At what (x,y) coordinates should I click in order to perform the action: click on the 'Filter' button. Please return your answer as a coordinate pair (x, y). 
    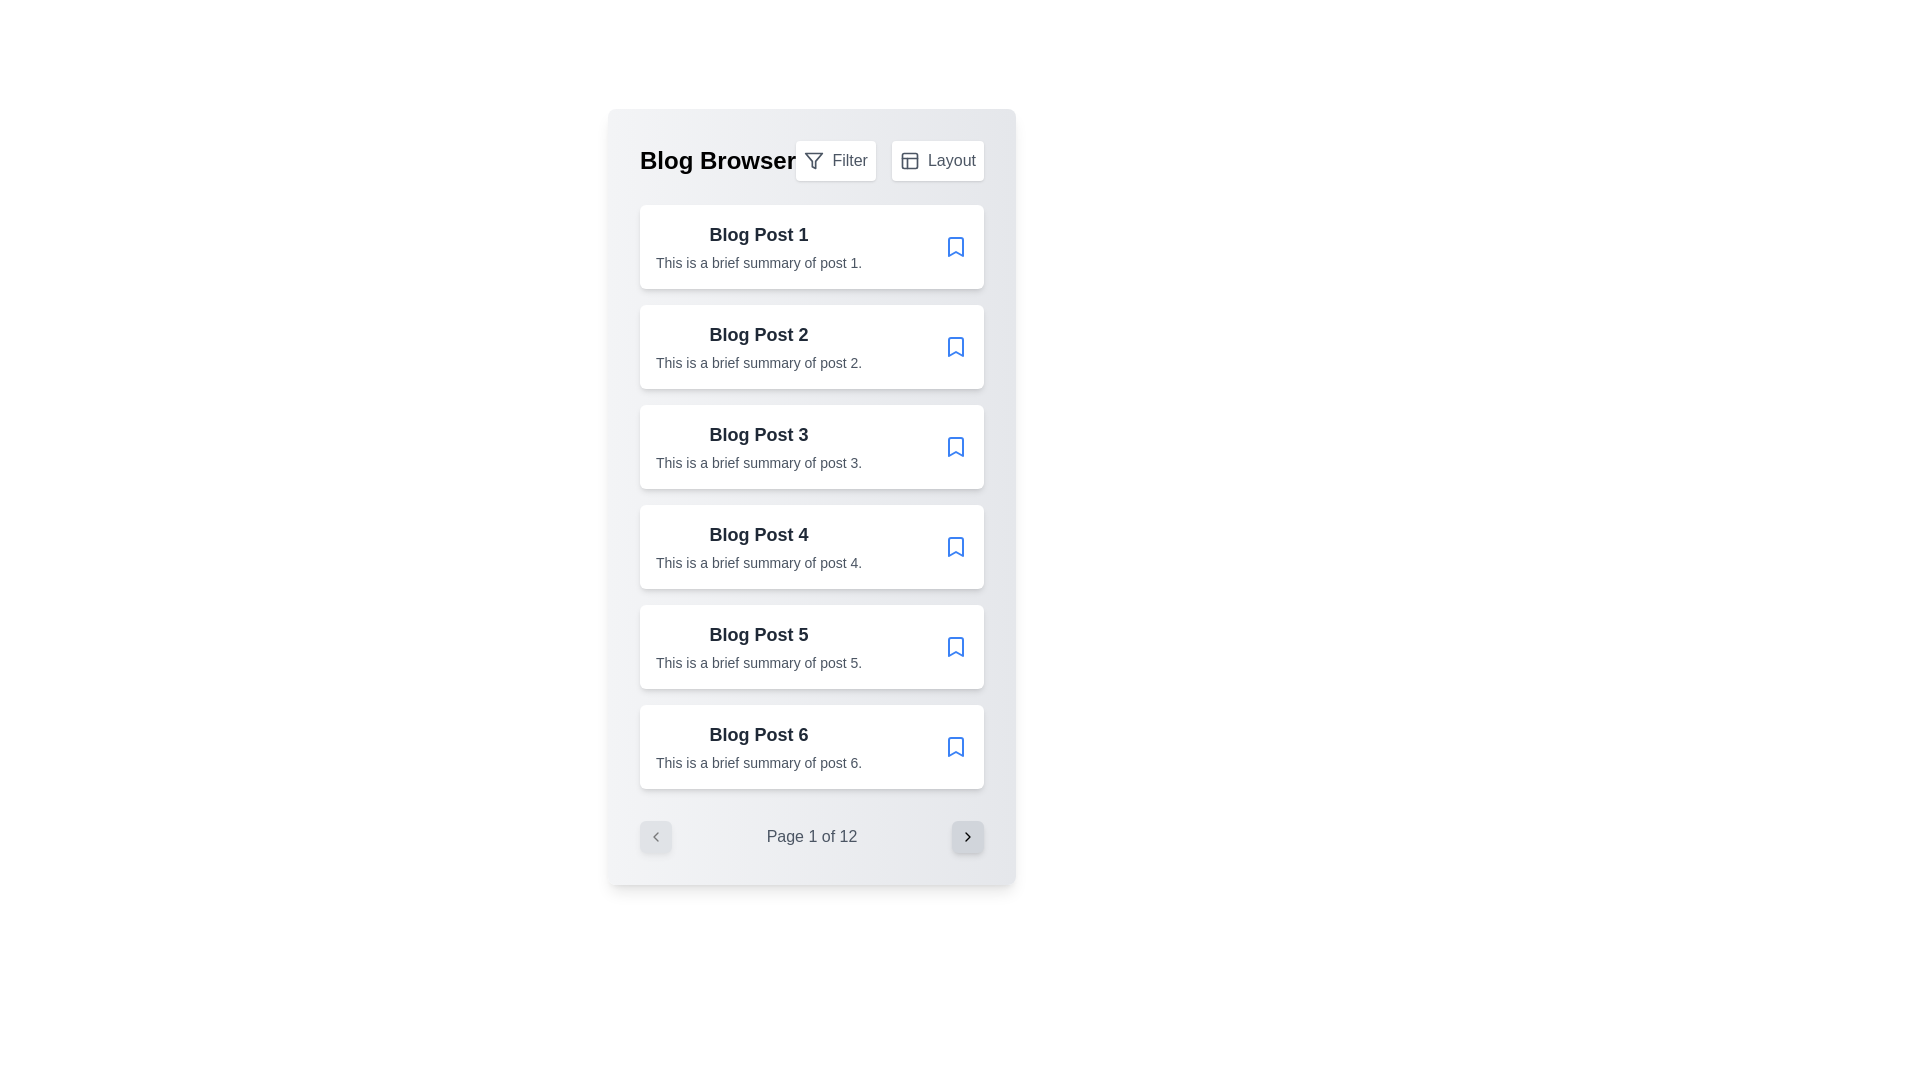
    Looking at the image, I should click on (836, 160).